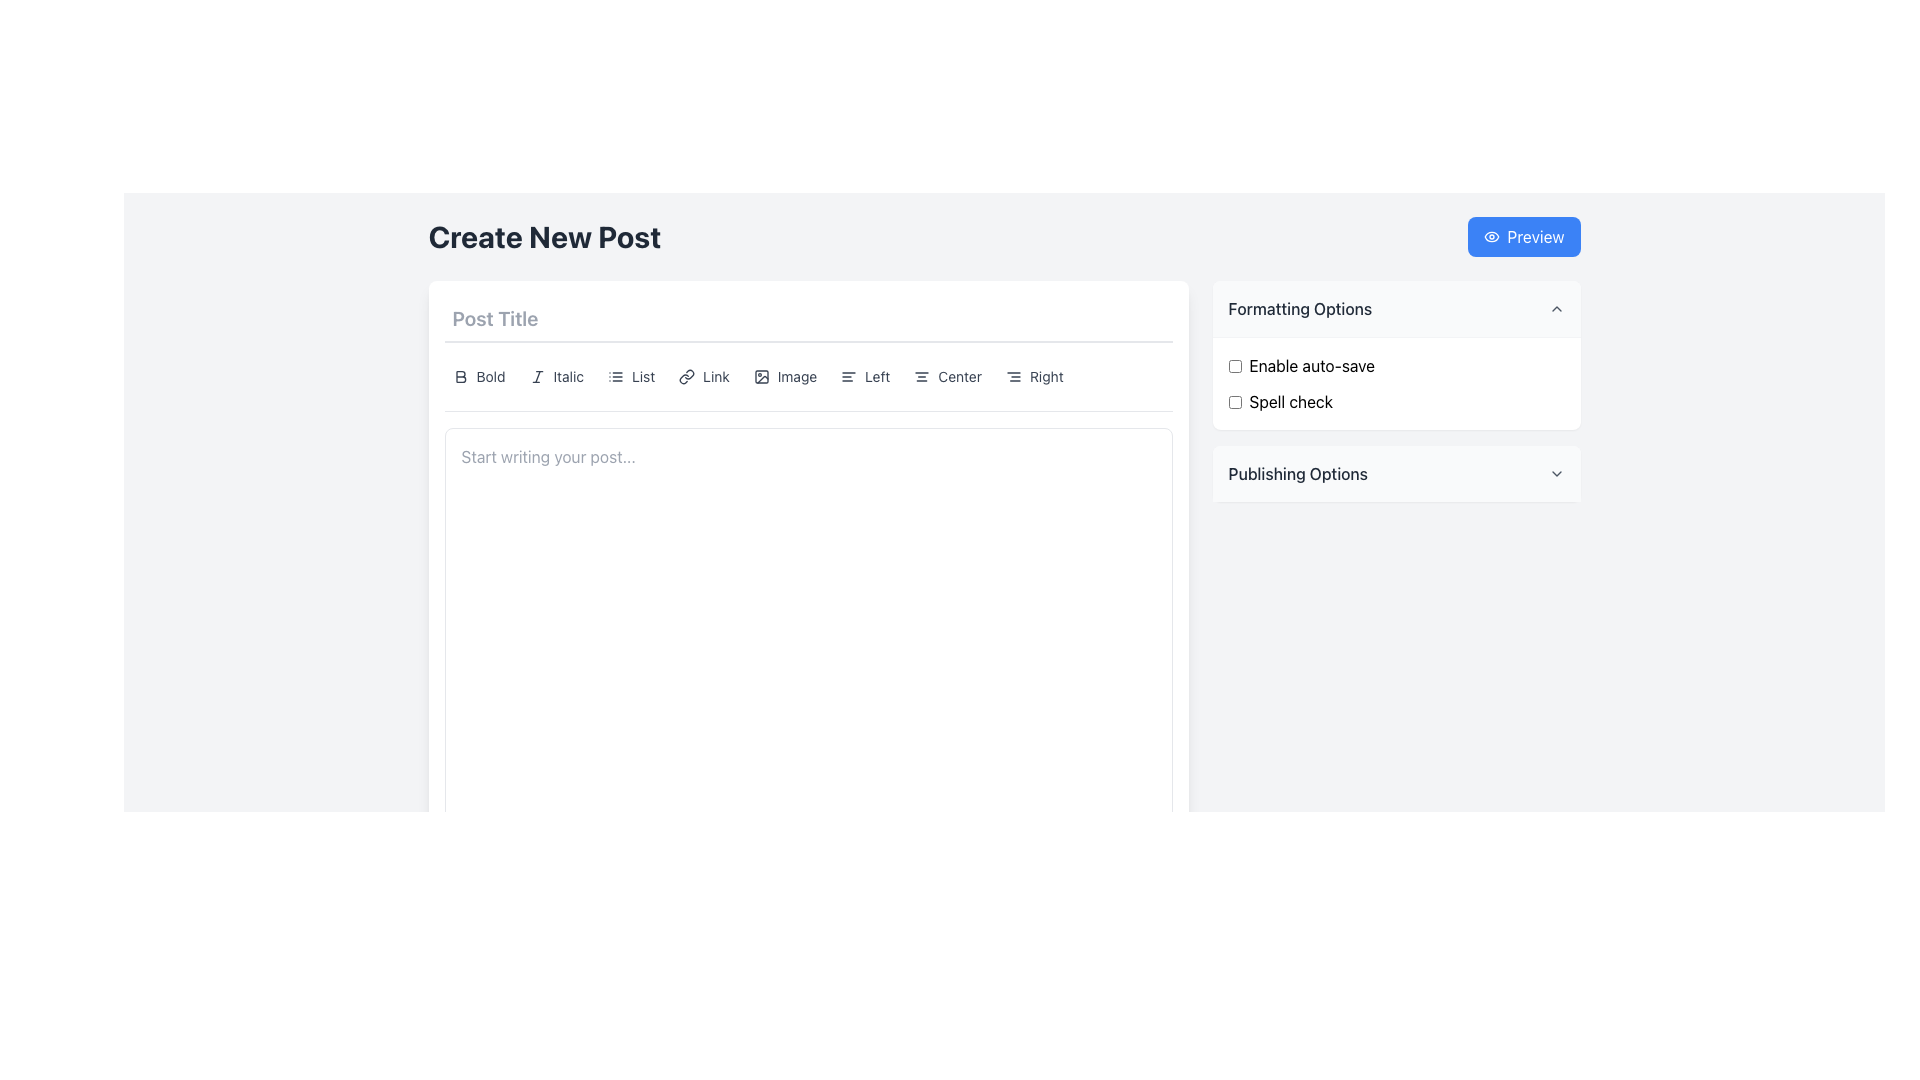 Image resolution: width=1920 pixels, height=1080 pixels. What do you see at coordinates (865, 377) in the screenshot?
I see `the 'Left' button with a left alignment icon located in the toolbar section` at bounding box center [865, 377].